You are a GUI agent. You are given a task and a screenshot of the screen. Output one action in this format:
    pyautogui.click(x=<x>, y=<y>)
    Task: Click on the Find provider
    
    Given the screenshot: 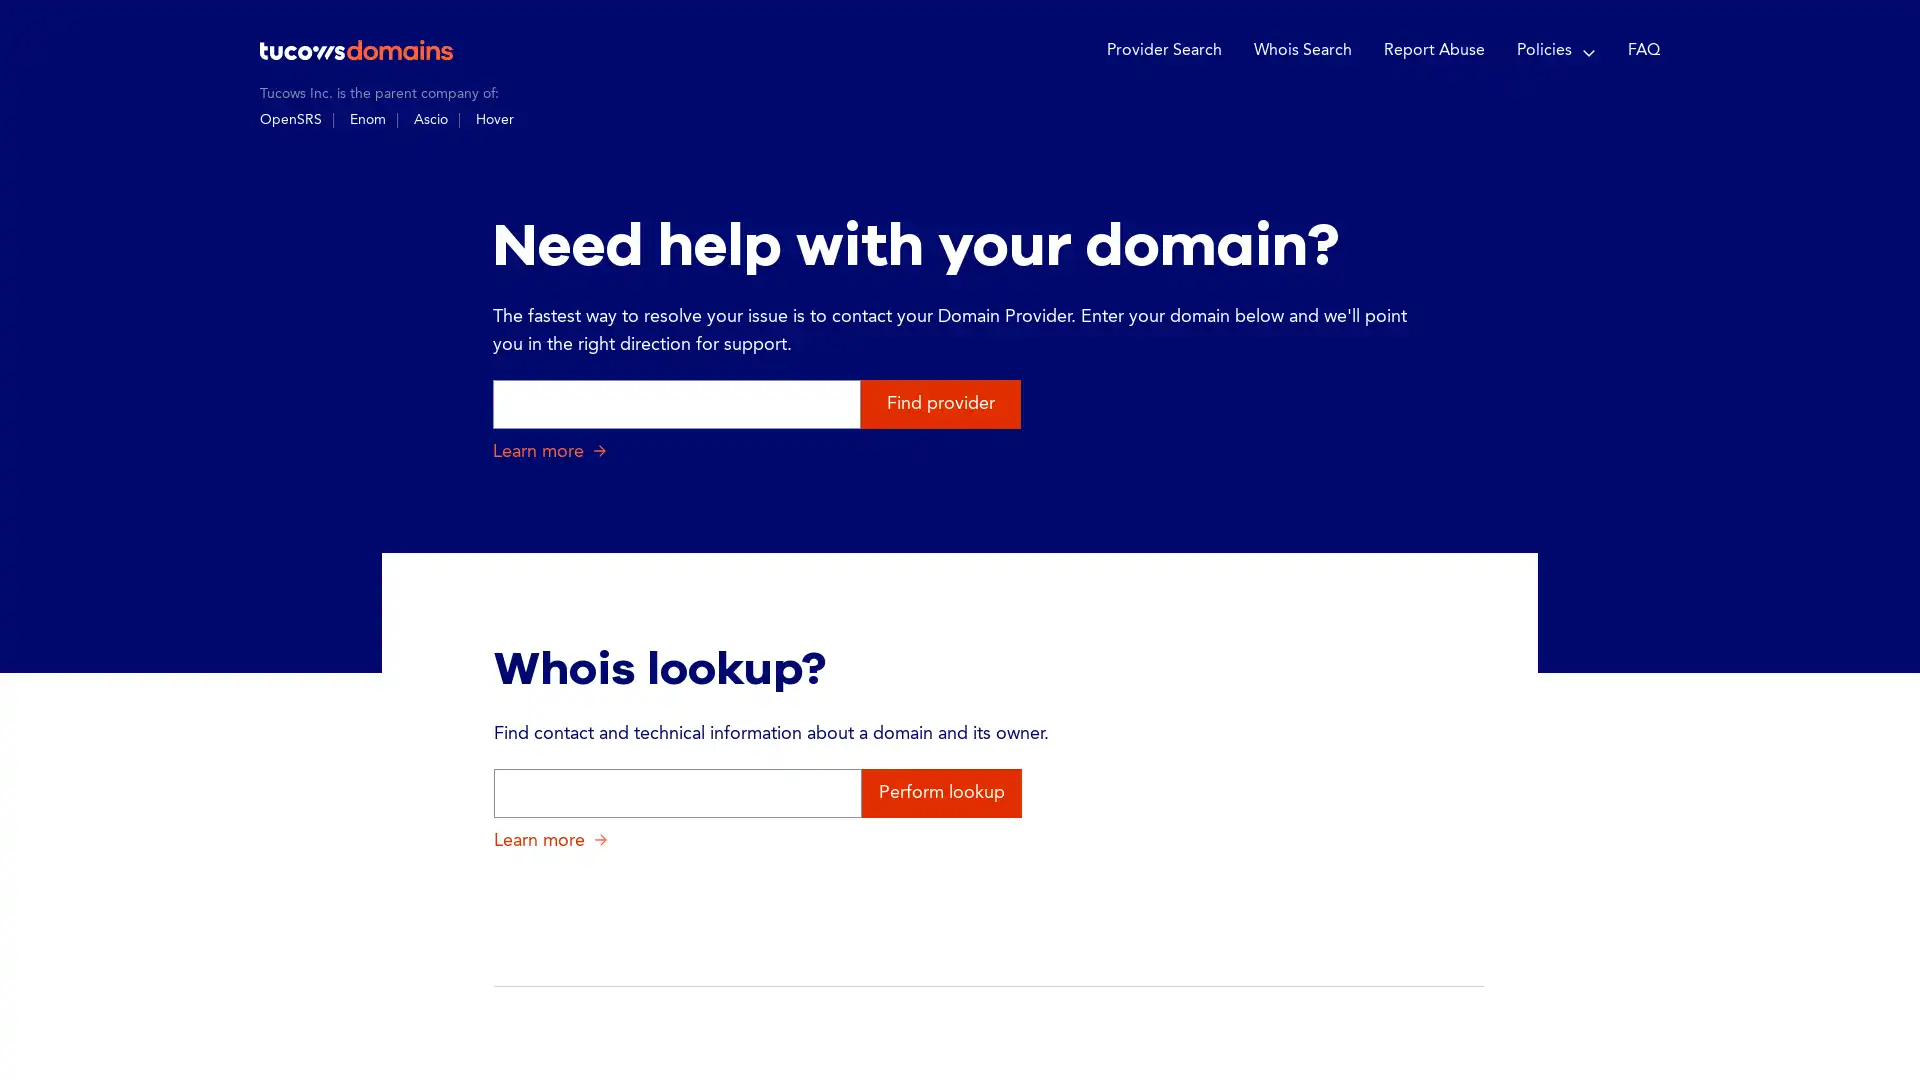 What is the action you would take?
    pyautogui.click(x=939, y=403)
    